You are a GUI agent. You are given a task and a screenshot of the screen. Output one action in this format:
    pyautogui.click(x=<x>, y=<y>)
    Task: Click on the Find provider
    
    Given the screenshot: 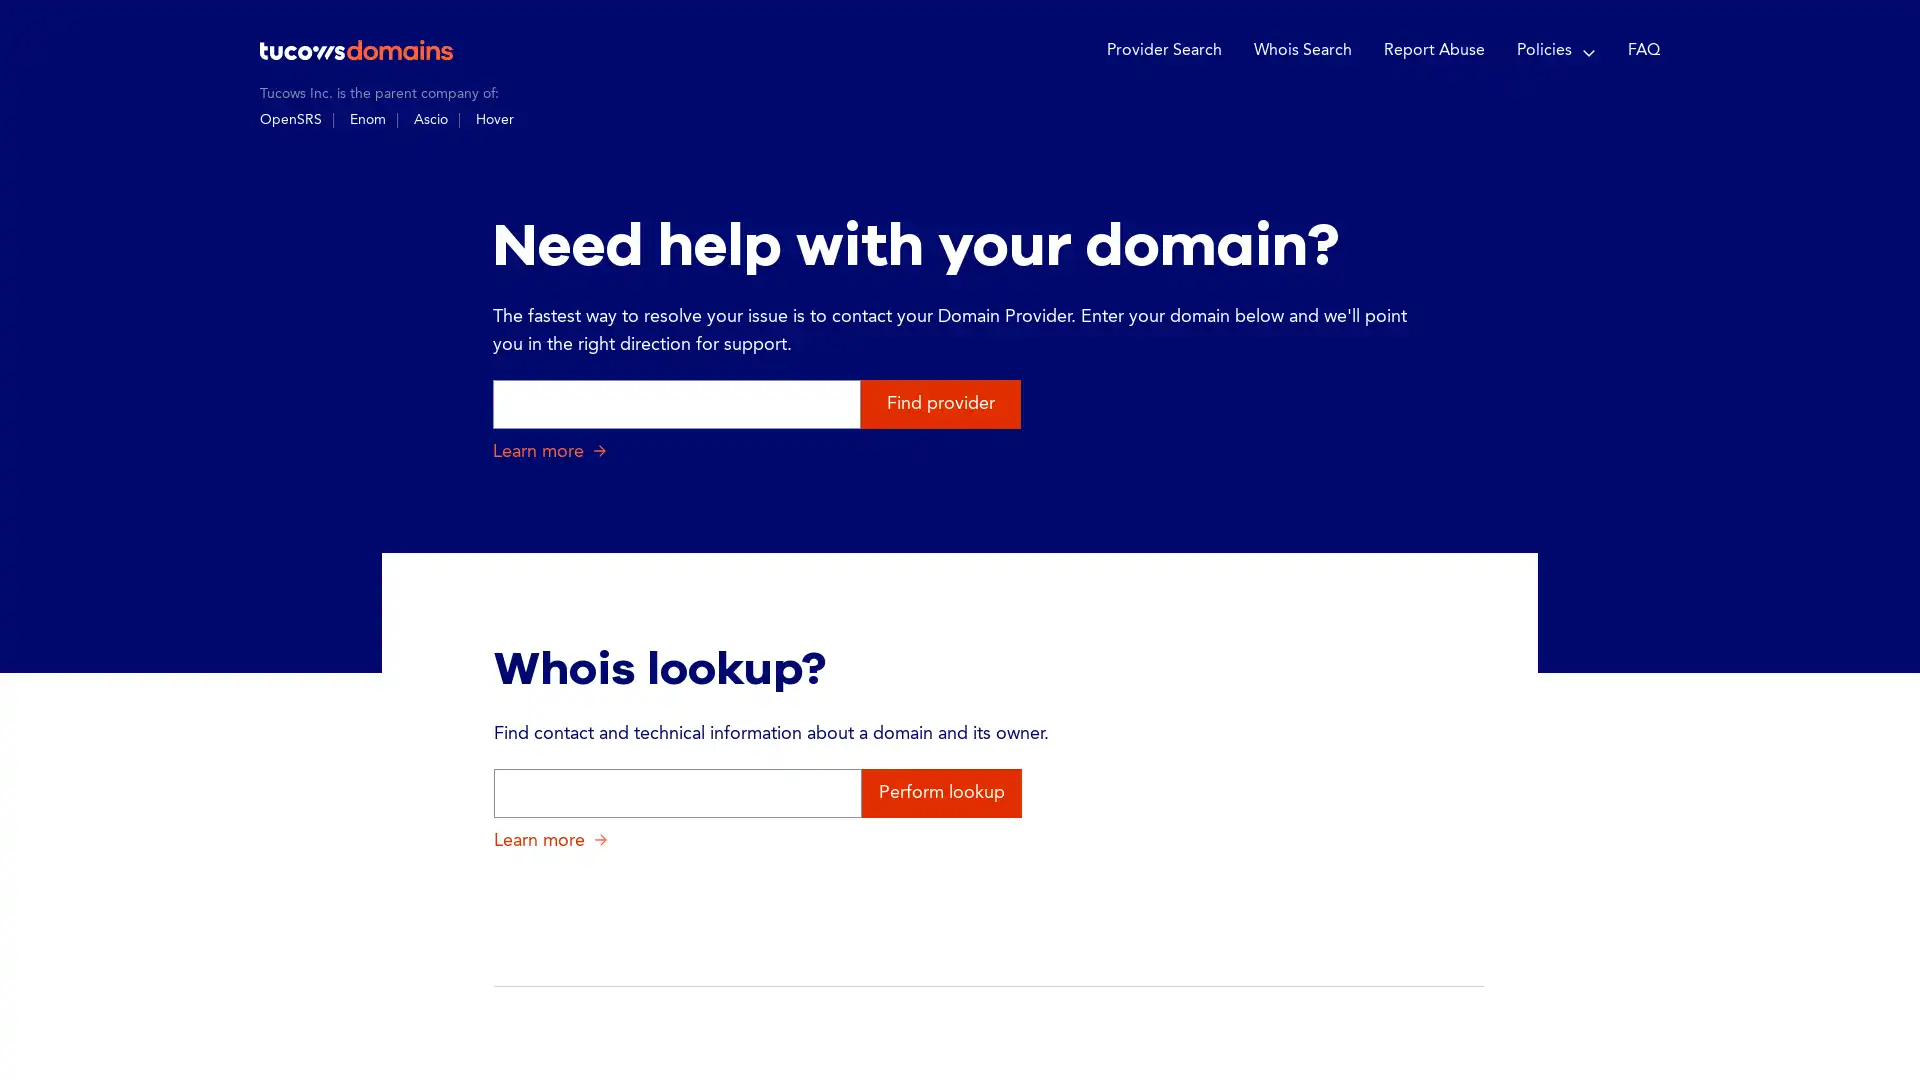 What is the action you would take?
    pyautogui.click(x=939, y=403)
    